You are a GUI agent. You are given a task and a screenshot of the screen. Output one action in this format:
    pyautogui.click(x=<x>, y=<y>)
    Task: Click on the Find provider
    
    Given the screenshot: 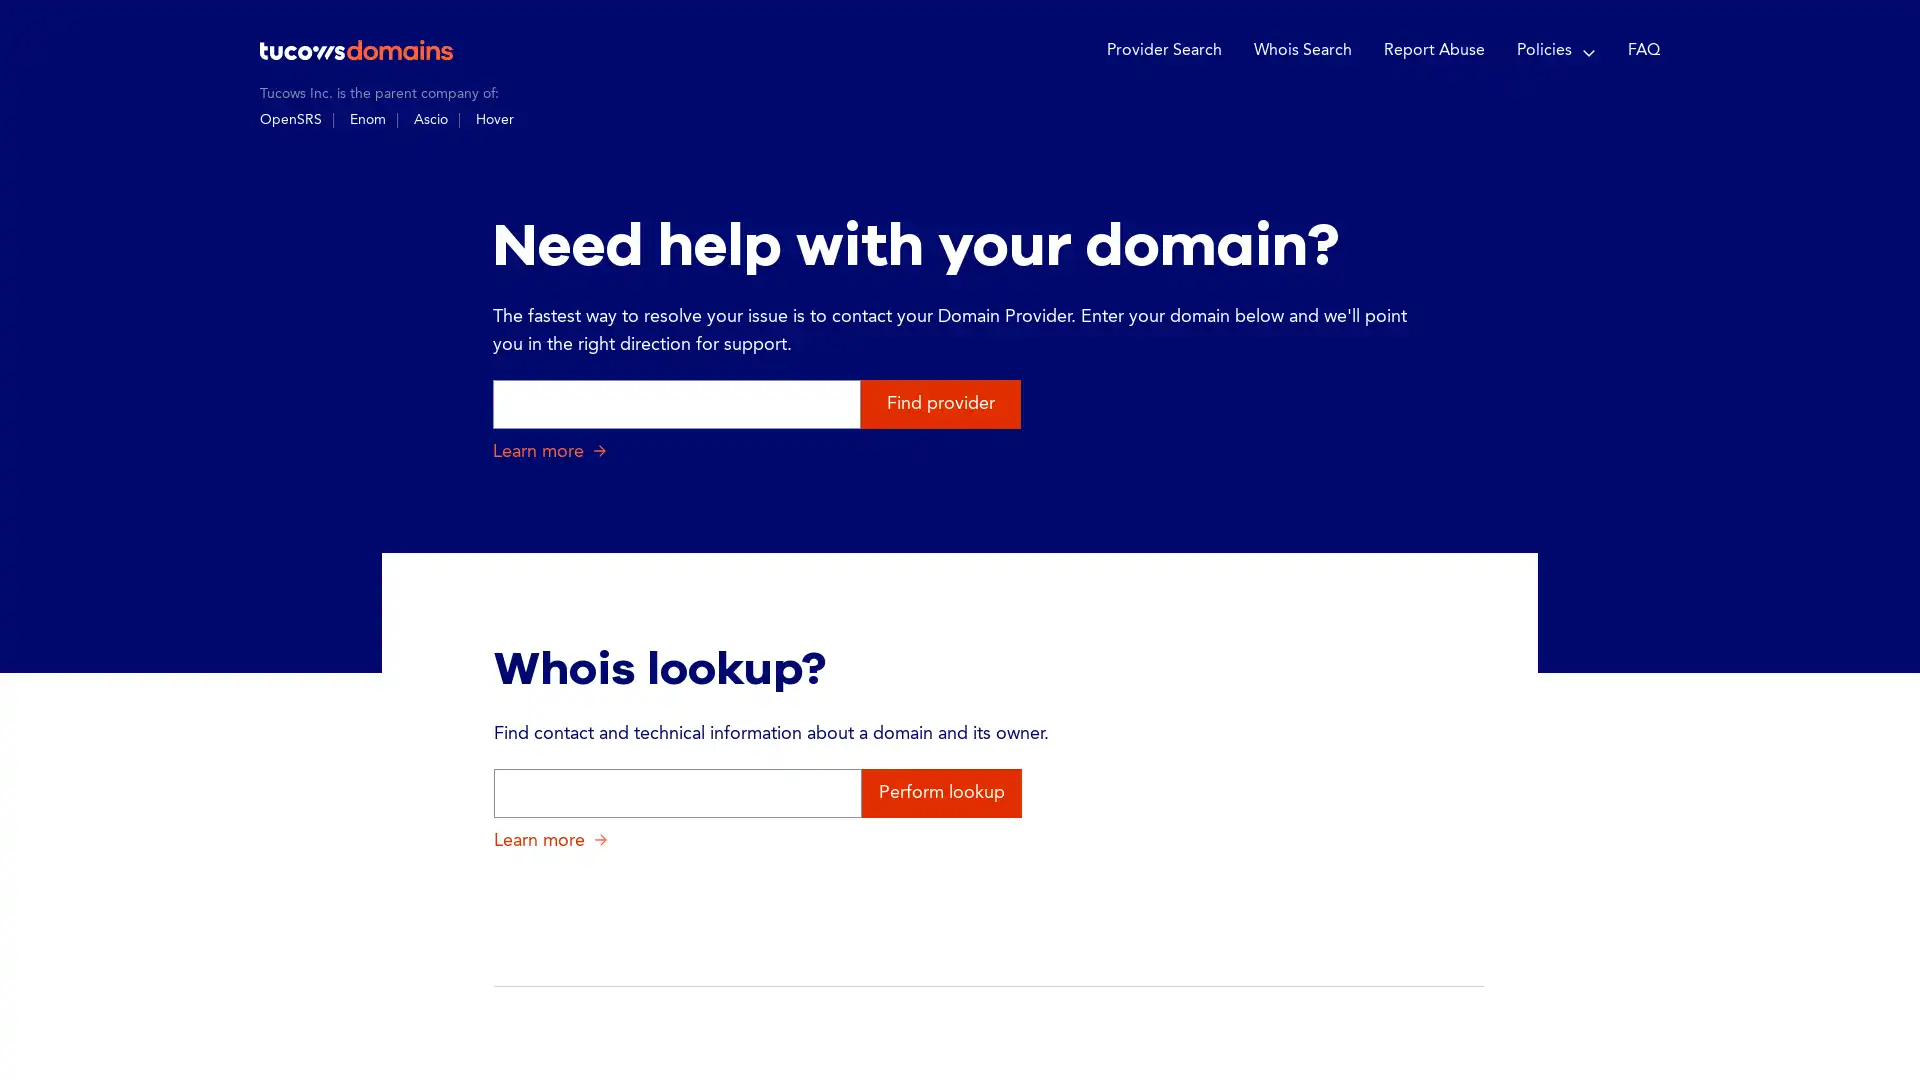 What is the action you would take?
    pyautogui.click(x=939, y=403)
    